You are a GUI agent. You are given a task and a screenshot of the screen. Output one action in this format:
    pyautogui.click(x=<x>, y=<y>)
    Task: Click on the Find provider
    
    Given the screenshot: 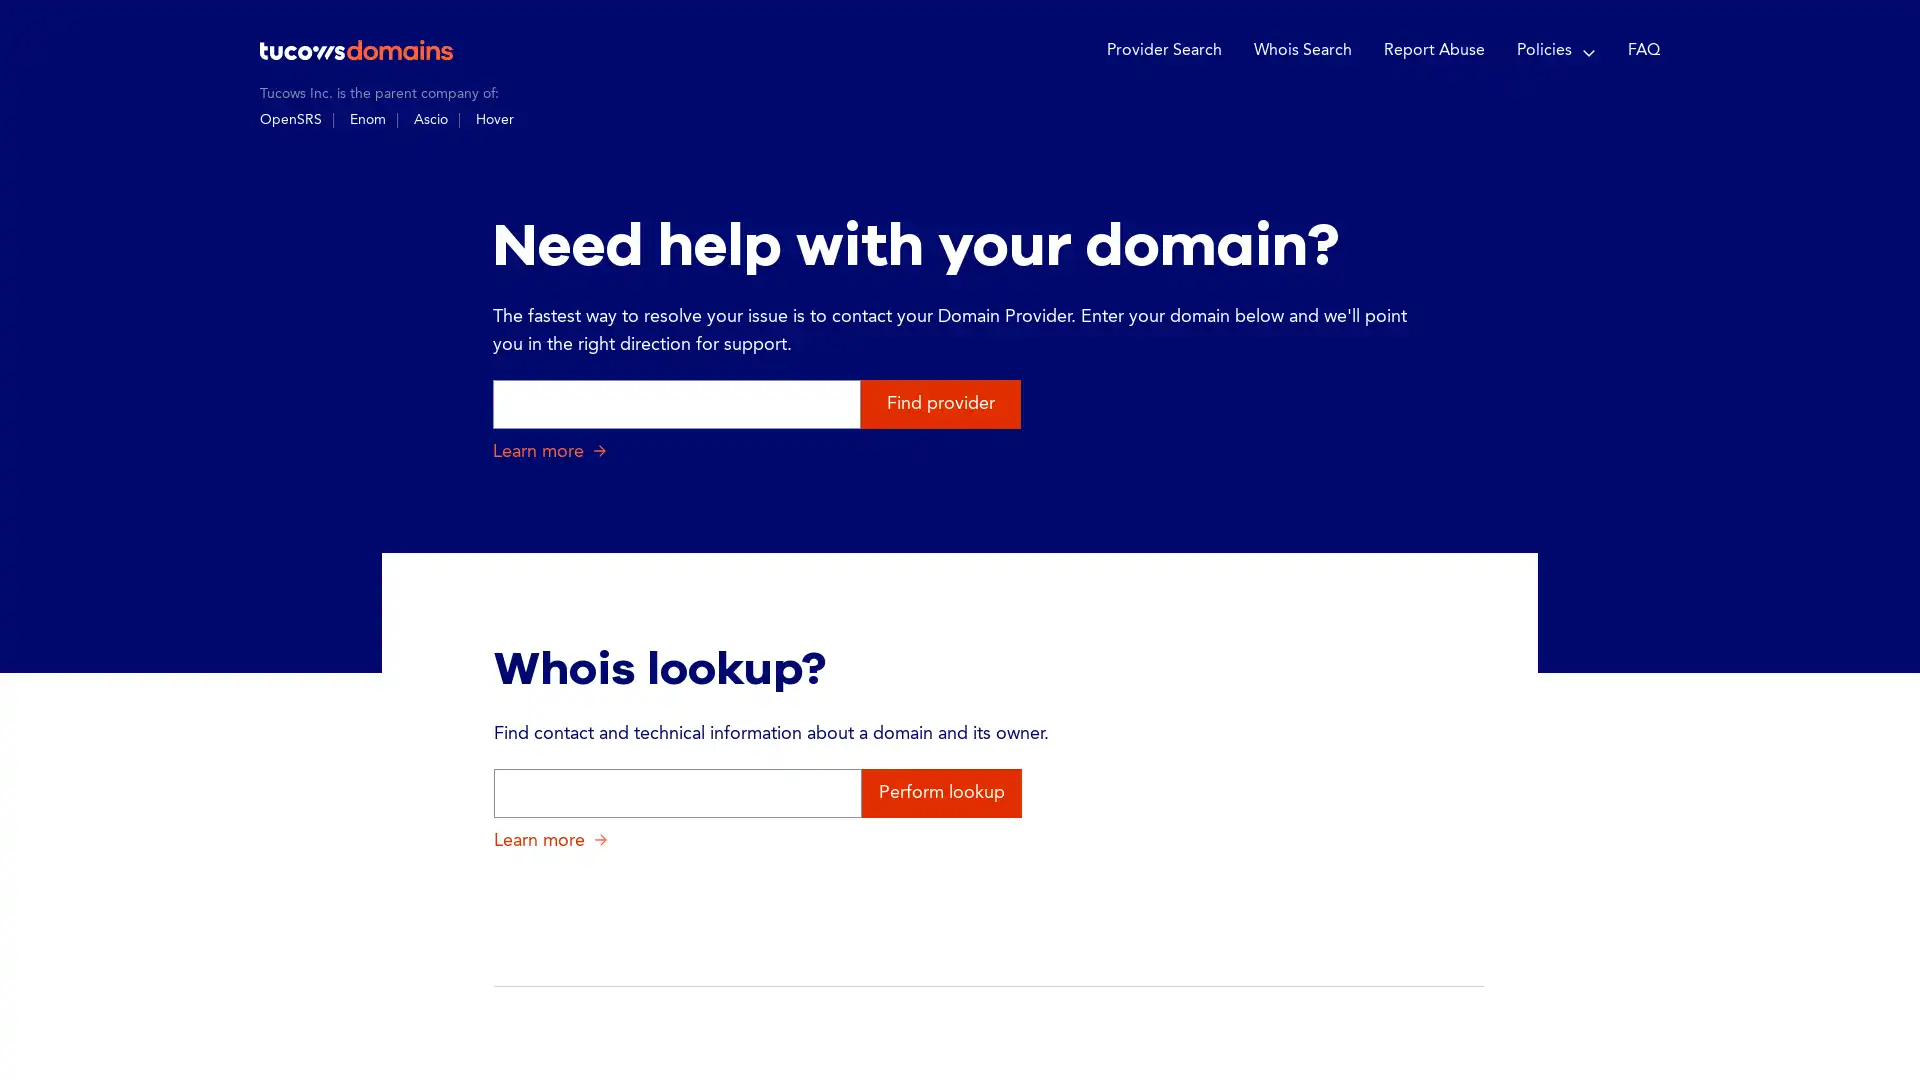 What is the action you would take?
    pyautogui.click(x=939, y=403)
    